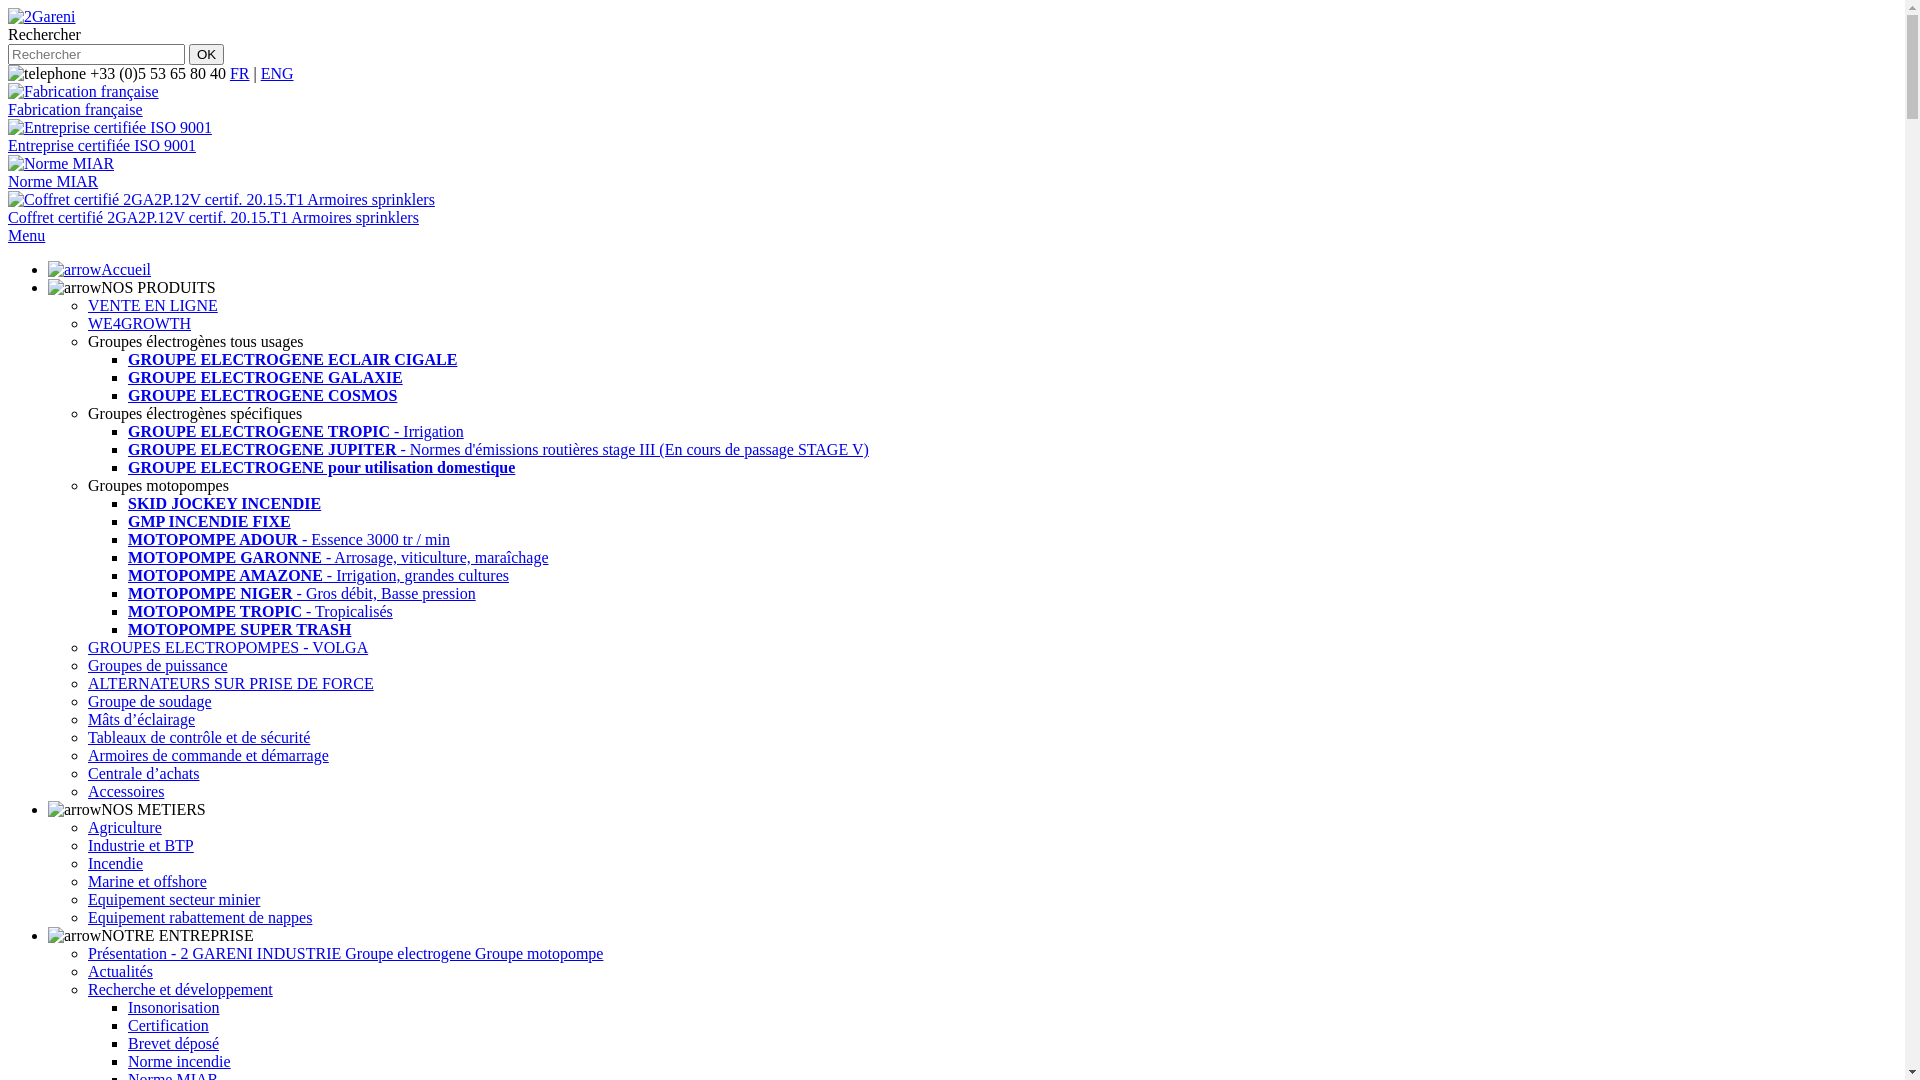 This screenshot has width=1920, height=1080. I want to click on 'Groupe de soudage', so click(148, 700).